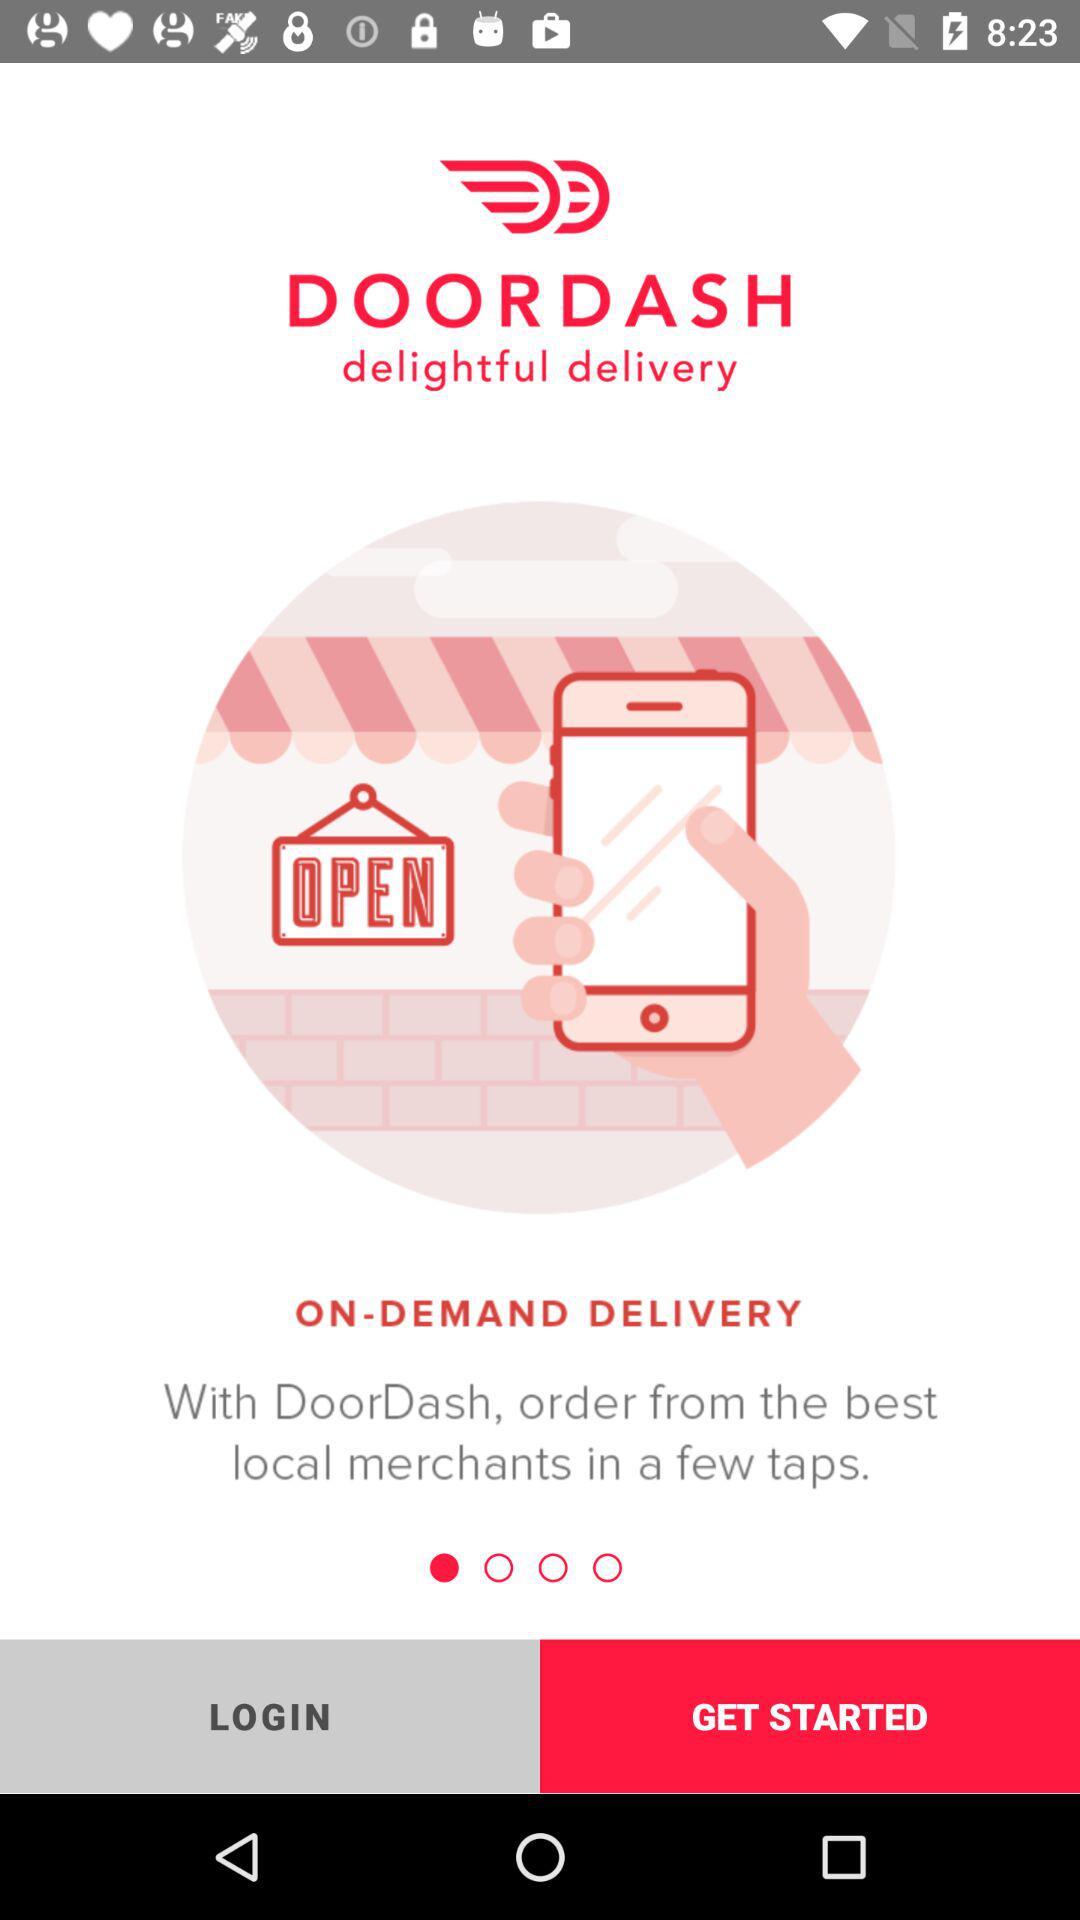 Image resolution: width=1080 pixels, height=1920 pixels. Describe the element at coordinates (270, 1715) in the screenshot. I see `login item` at that location.